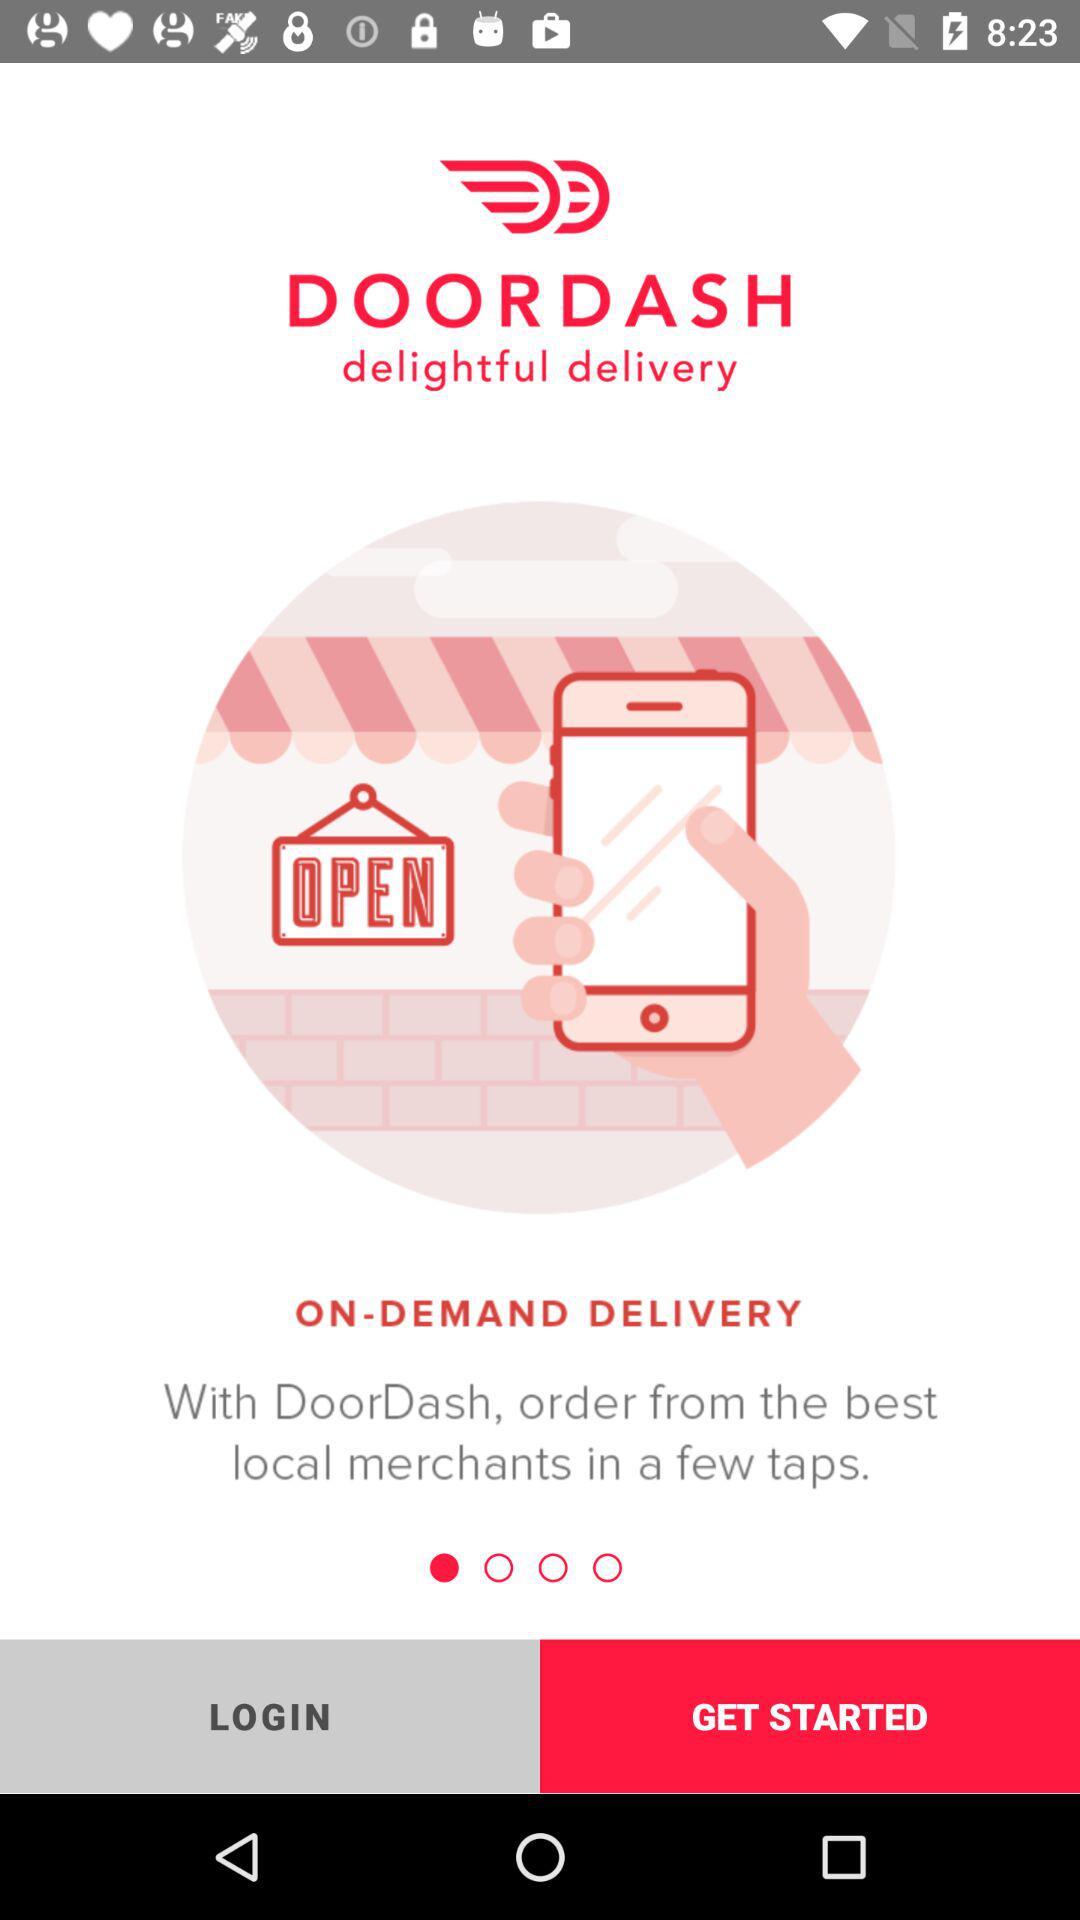 Image resolution: width=1080 pixels, height=1920 pixels. Describe the element at coordinates (270, 1715) in the screenshot. I see `login item` at that location.